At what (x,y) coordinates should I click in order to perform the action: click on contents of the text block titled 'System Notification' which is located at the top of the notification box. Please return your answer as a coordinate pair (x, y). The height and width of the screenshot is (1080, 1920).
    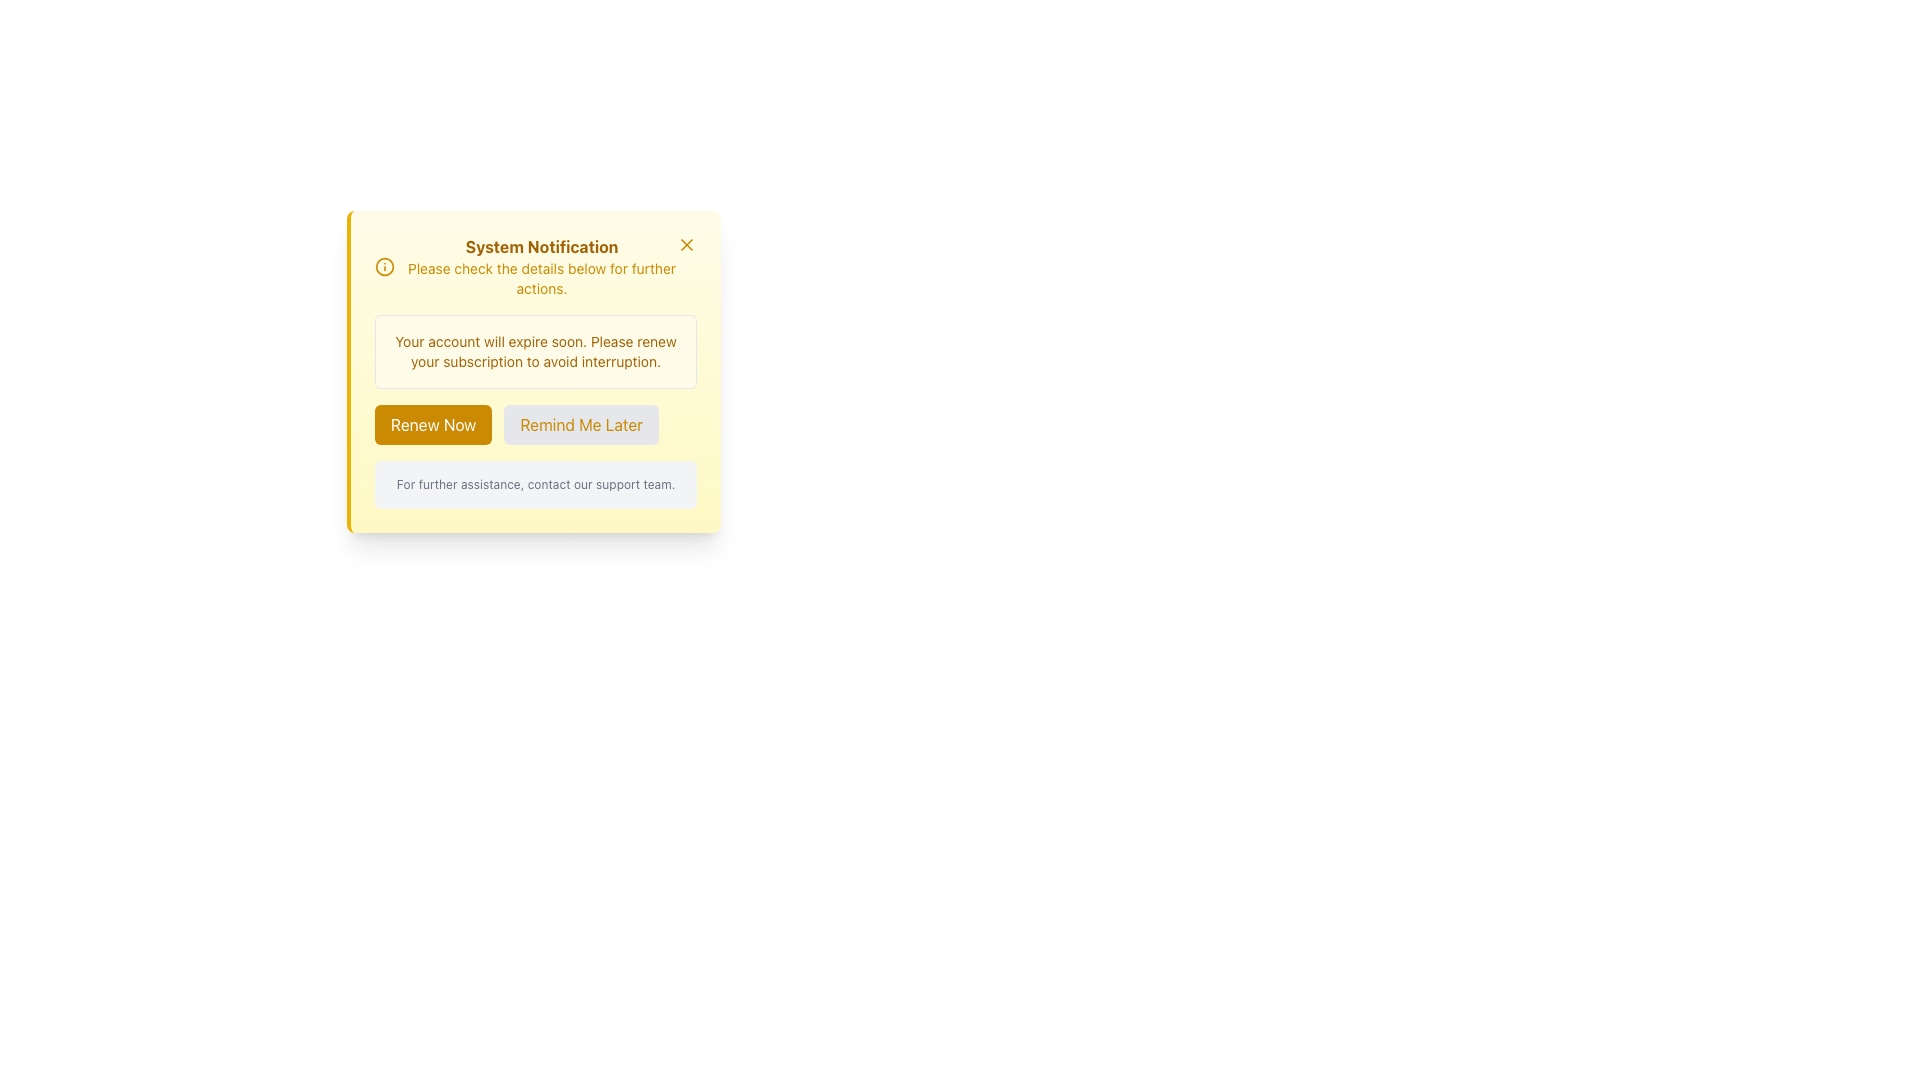
    Looking at the image, I should click on (536, 265).